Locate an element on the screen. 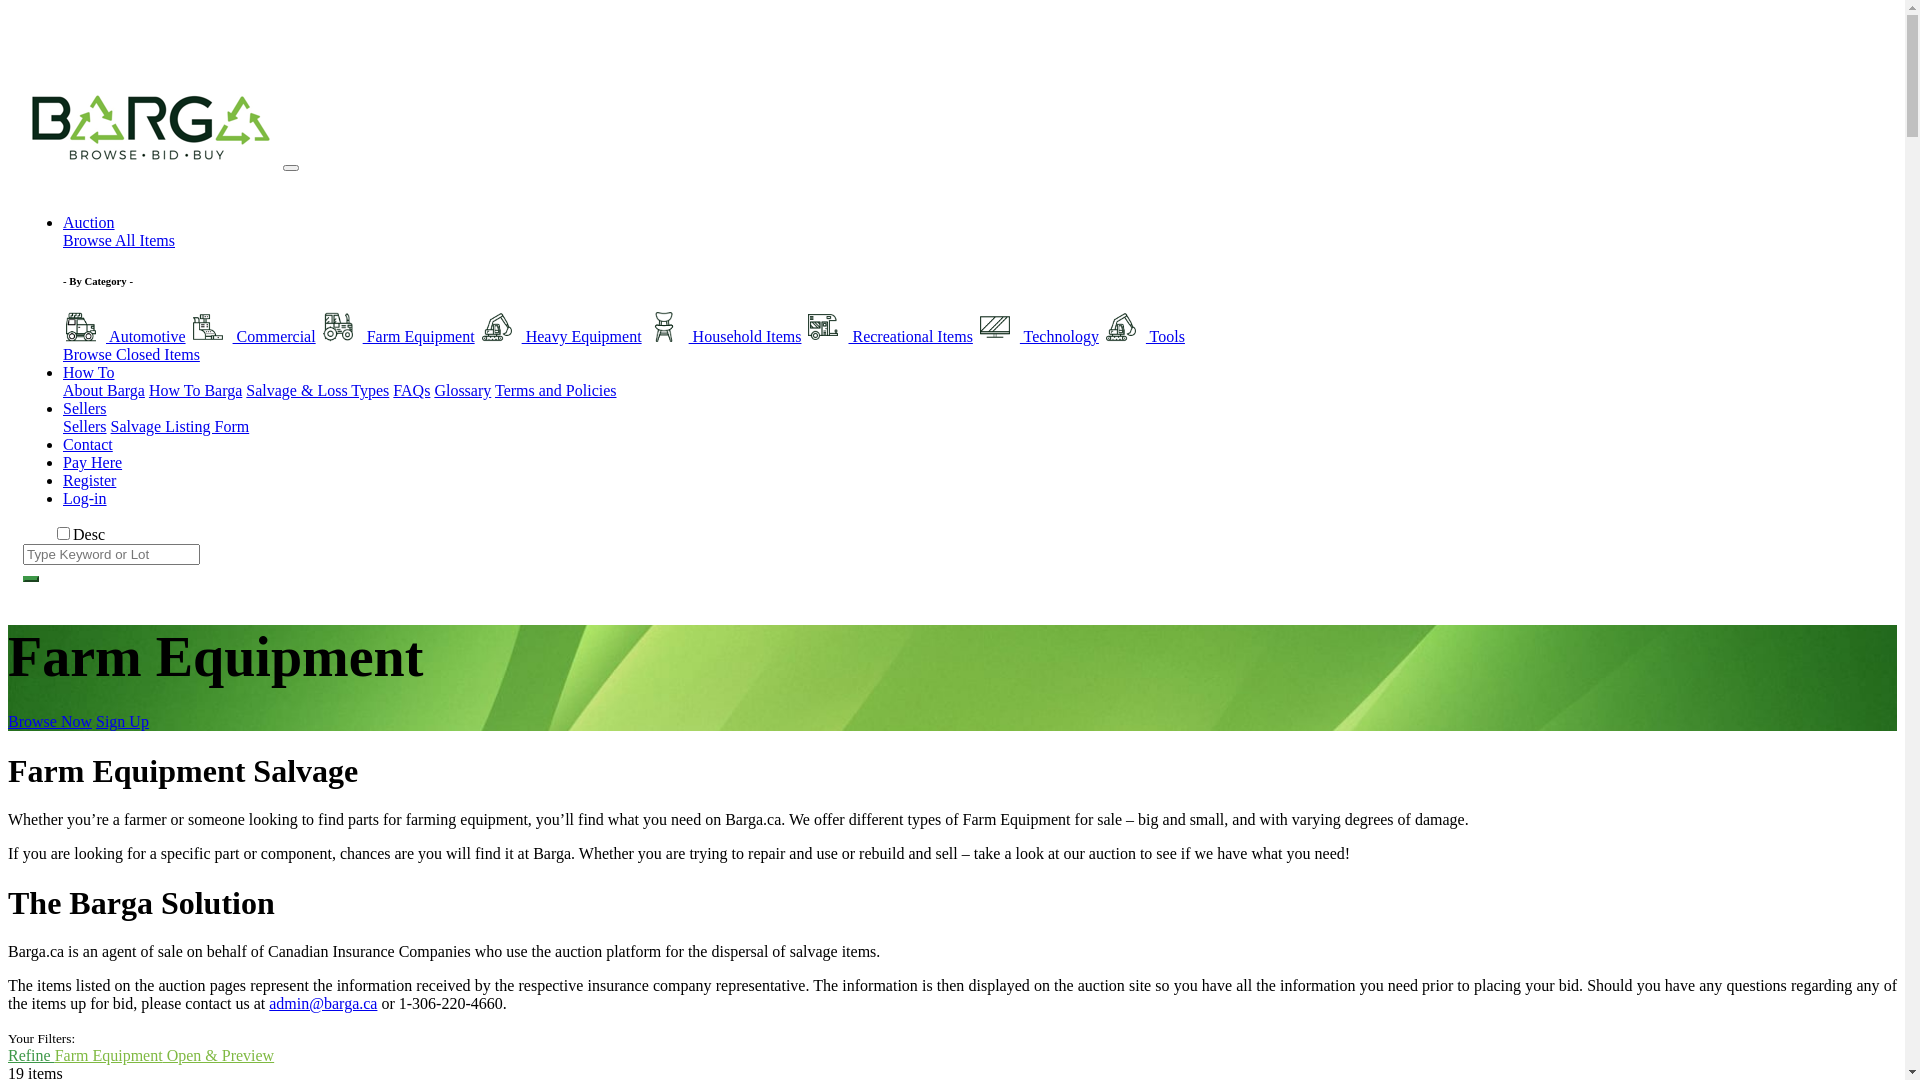 The image size is (1920, 1080). 'Tools' is located at coordinates (1143, 335).